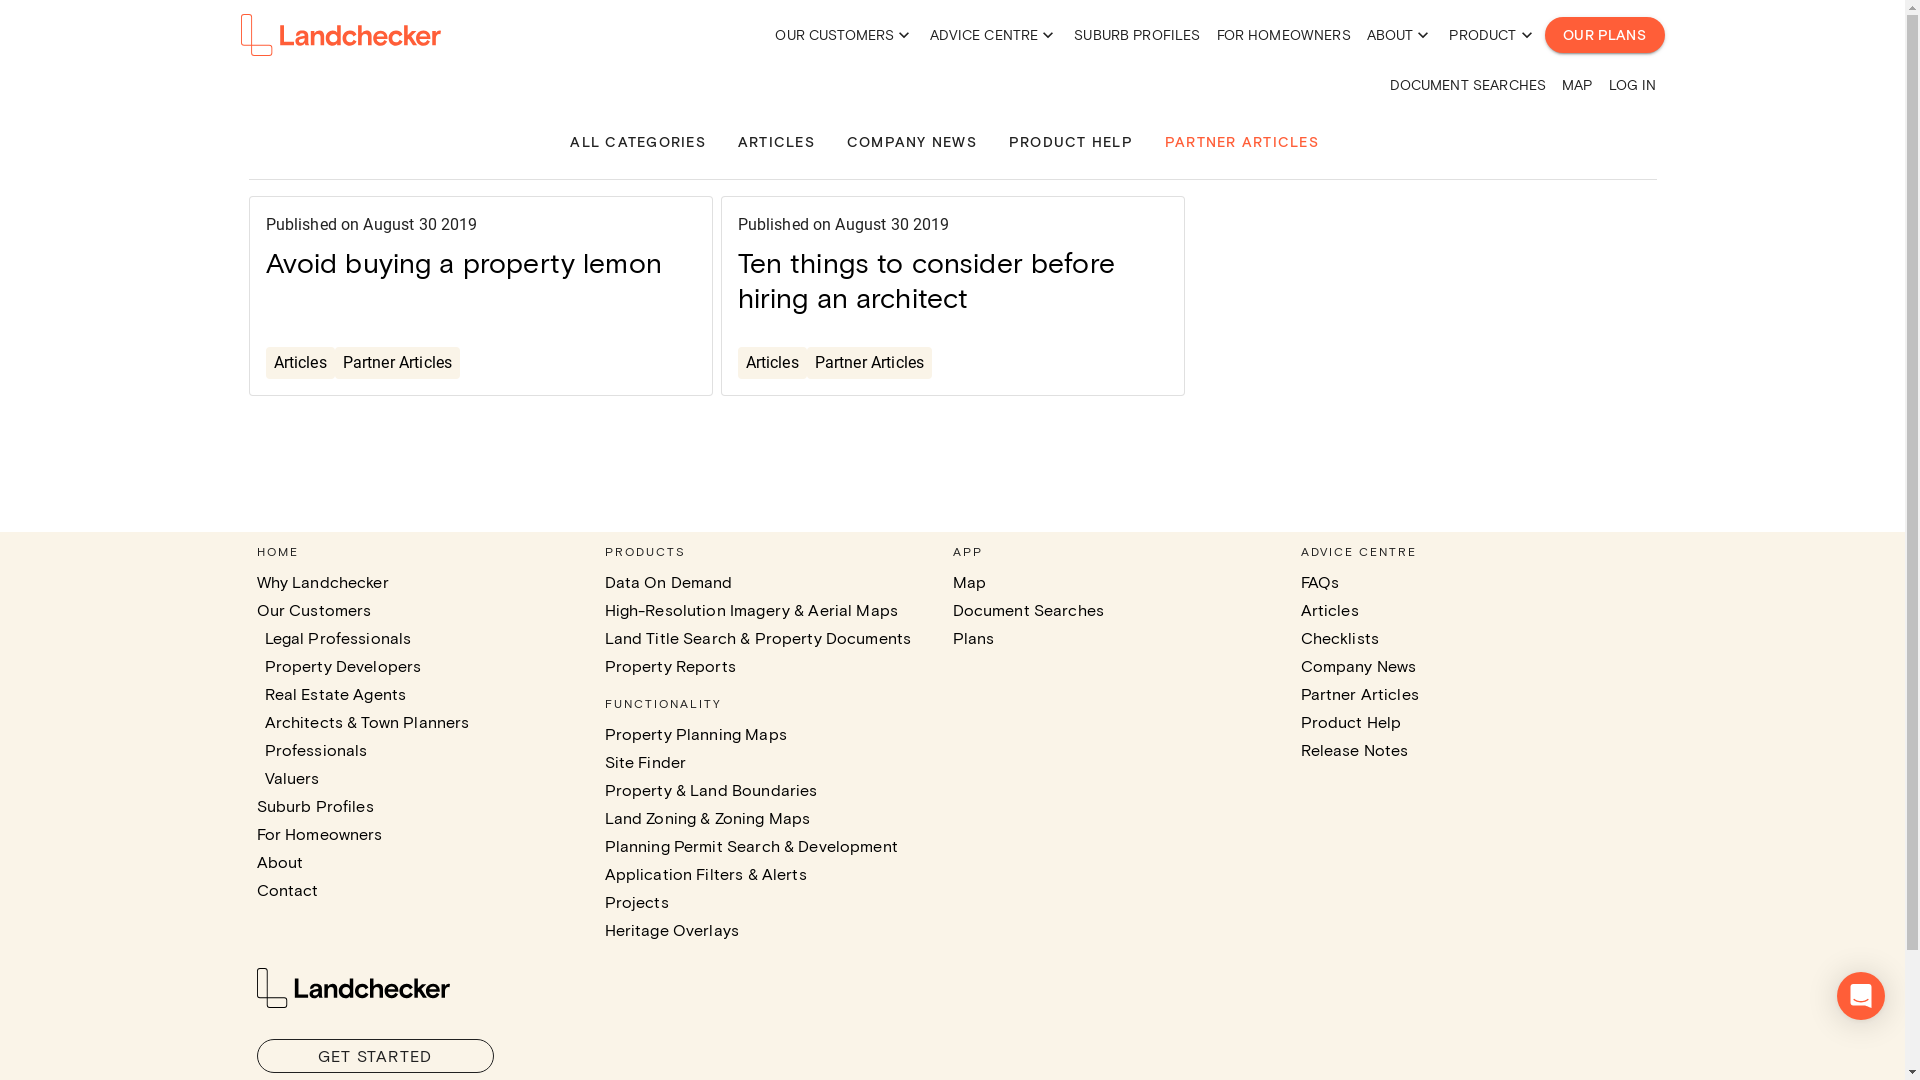 The image size is (1920, 1080). Describe the element at coordinates (950, 638) in the screenshot. I see `'Plans'` at that location.